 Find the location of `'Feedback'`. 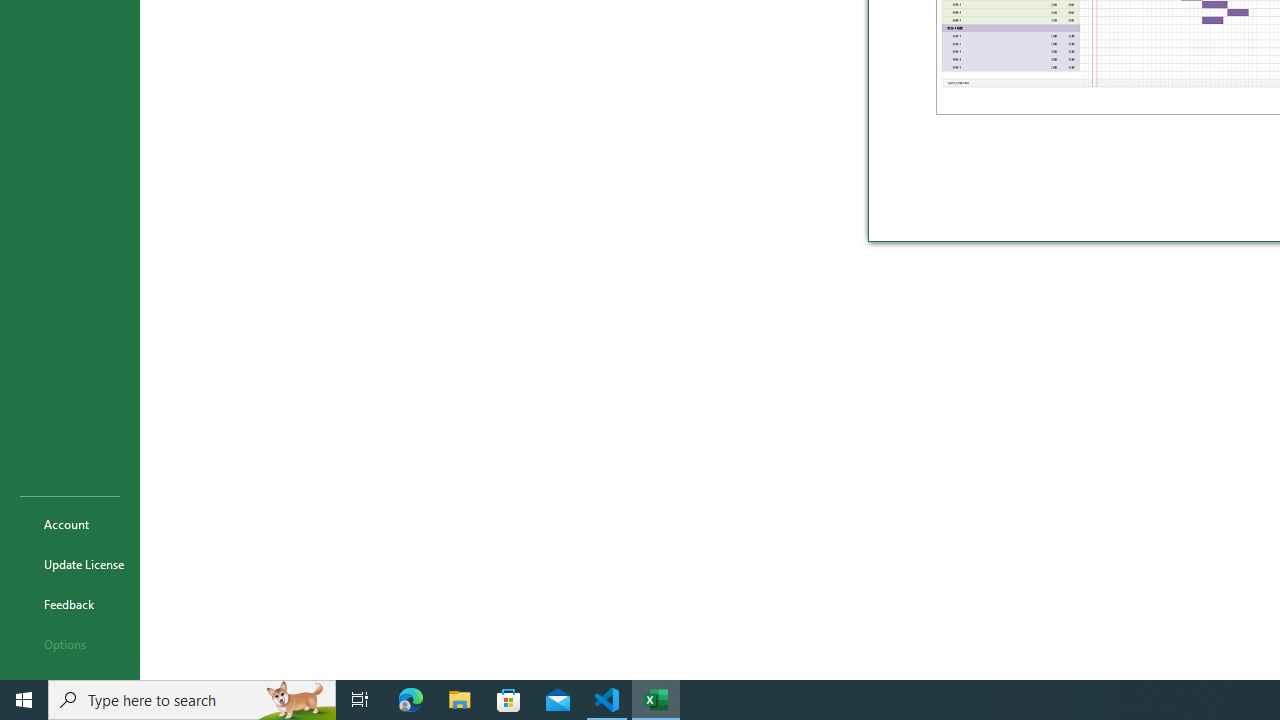

'Feedback' is located at coordinates (69, 603).